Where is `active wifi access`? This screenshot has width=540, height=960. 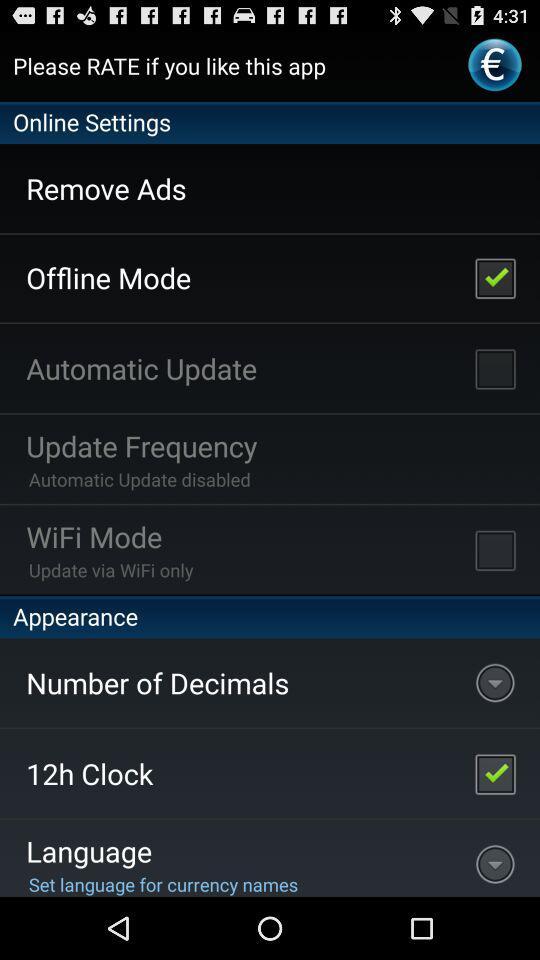
active wifi access is located at coordinates (494, 549).